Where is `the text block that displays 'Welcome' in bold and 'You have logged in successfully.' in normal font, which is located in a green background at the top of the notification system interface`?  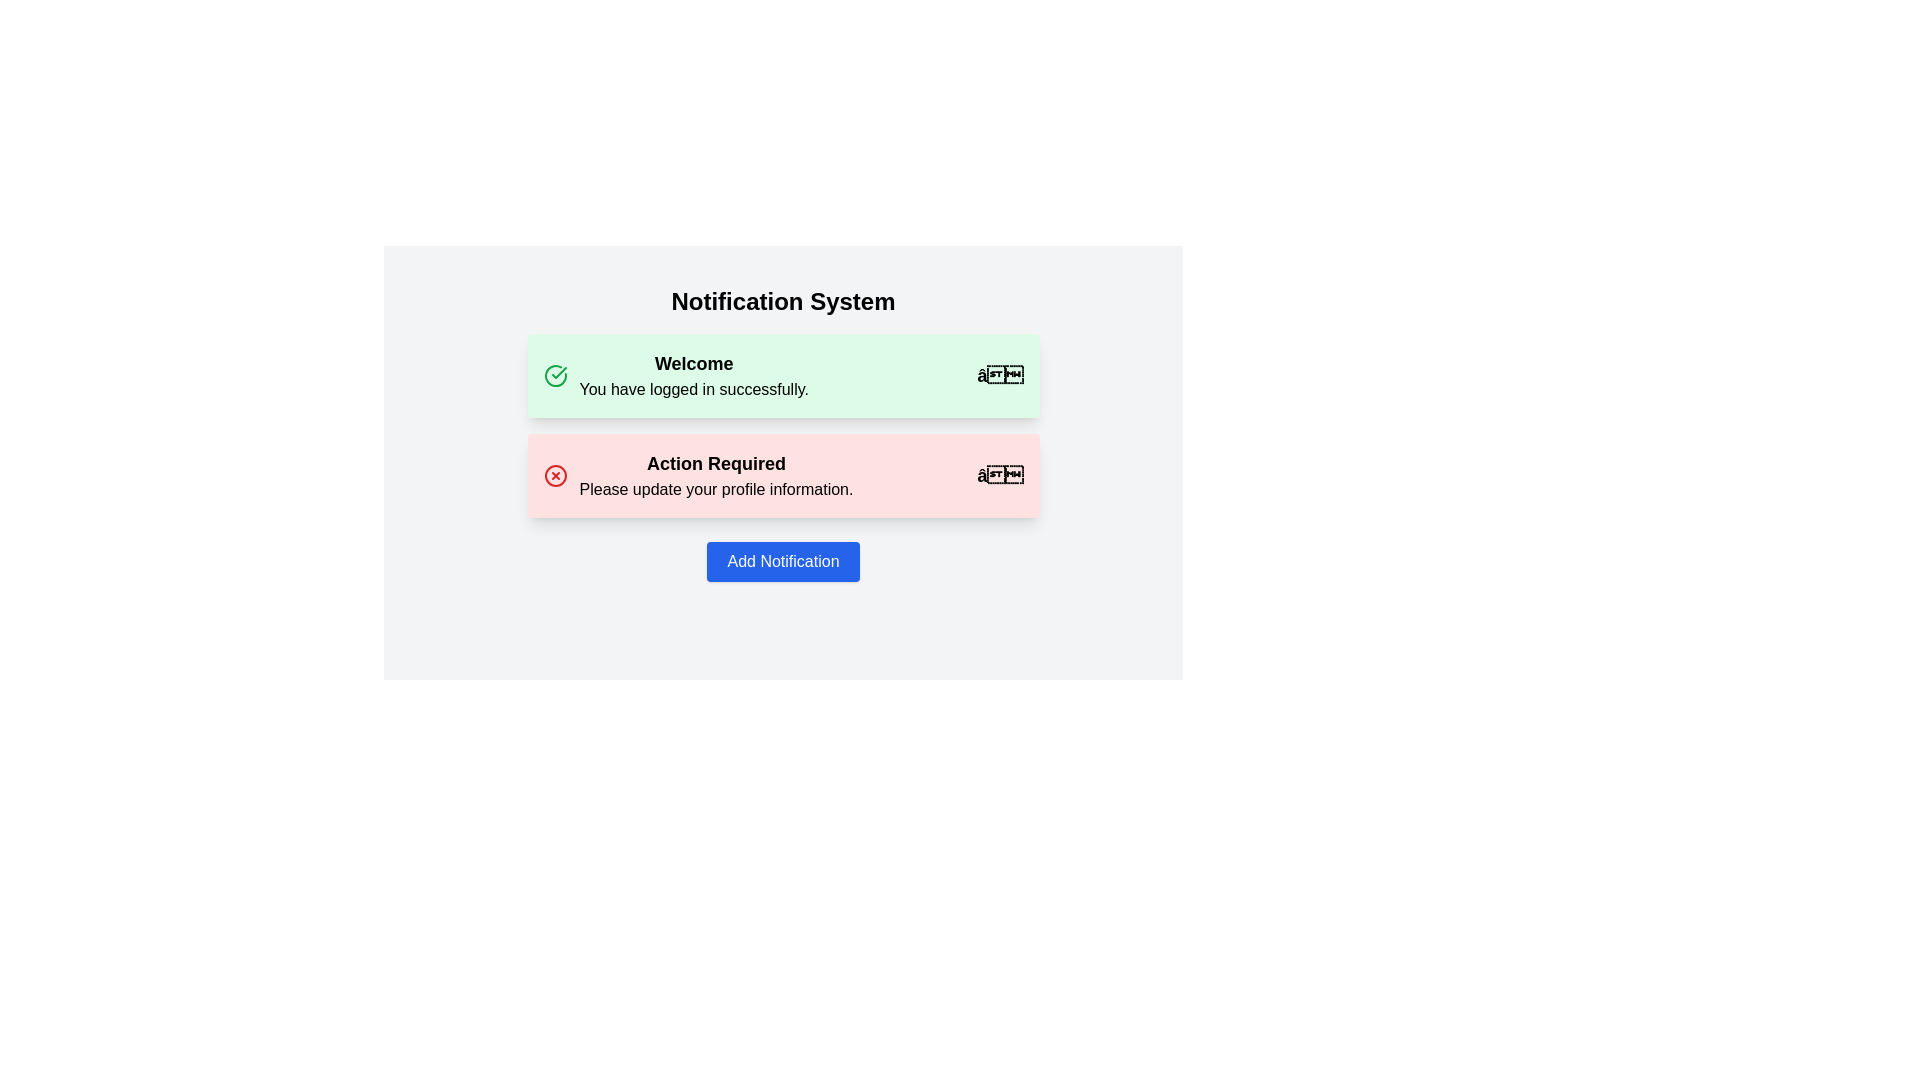
the text block that displays 'Welcome' in bold and 'You have logged in successfully.' in normal font, which is located in a green background at the top of the notification system interface is located at coordinates (694, 375).